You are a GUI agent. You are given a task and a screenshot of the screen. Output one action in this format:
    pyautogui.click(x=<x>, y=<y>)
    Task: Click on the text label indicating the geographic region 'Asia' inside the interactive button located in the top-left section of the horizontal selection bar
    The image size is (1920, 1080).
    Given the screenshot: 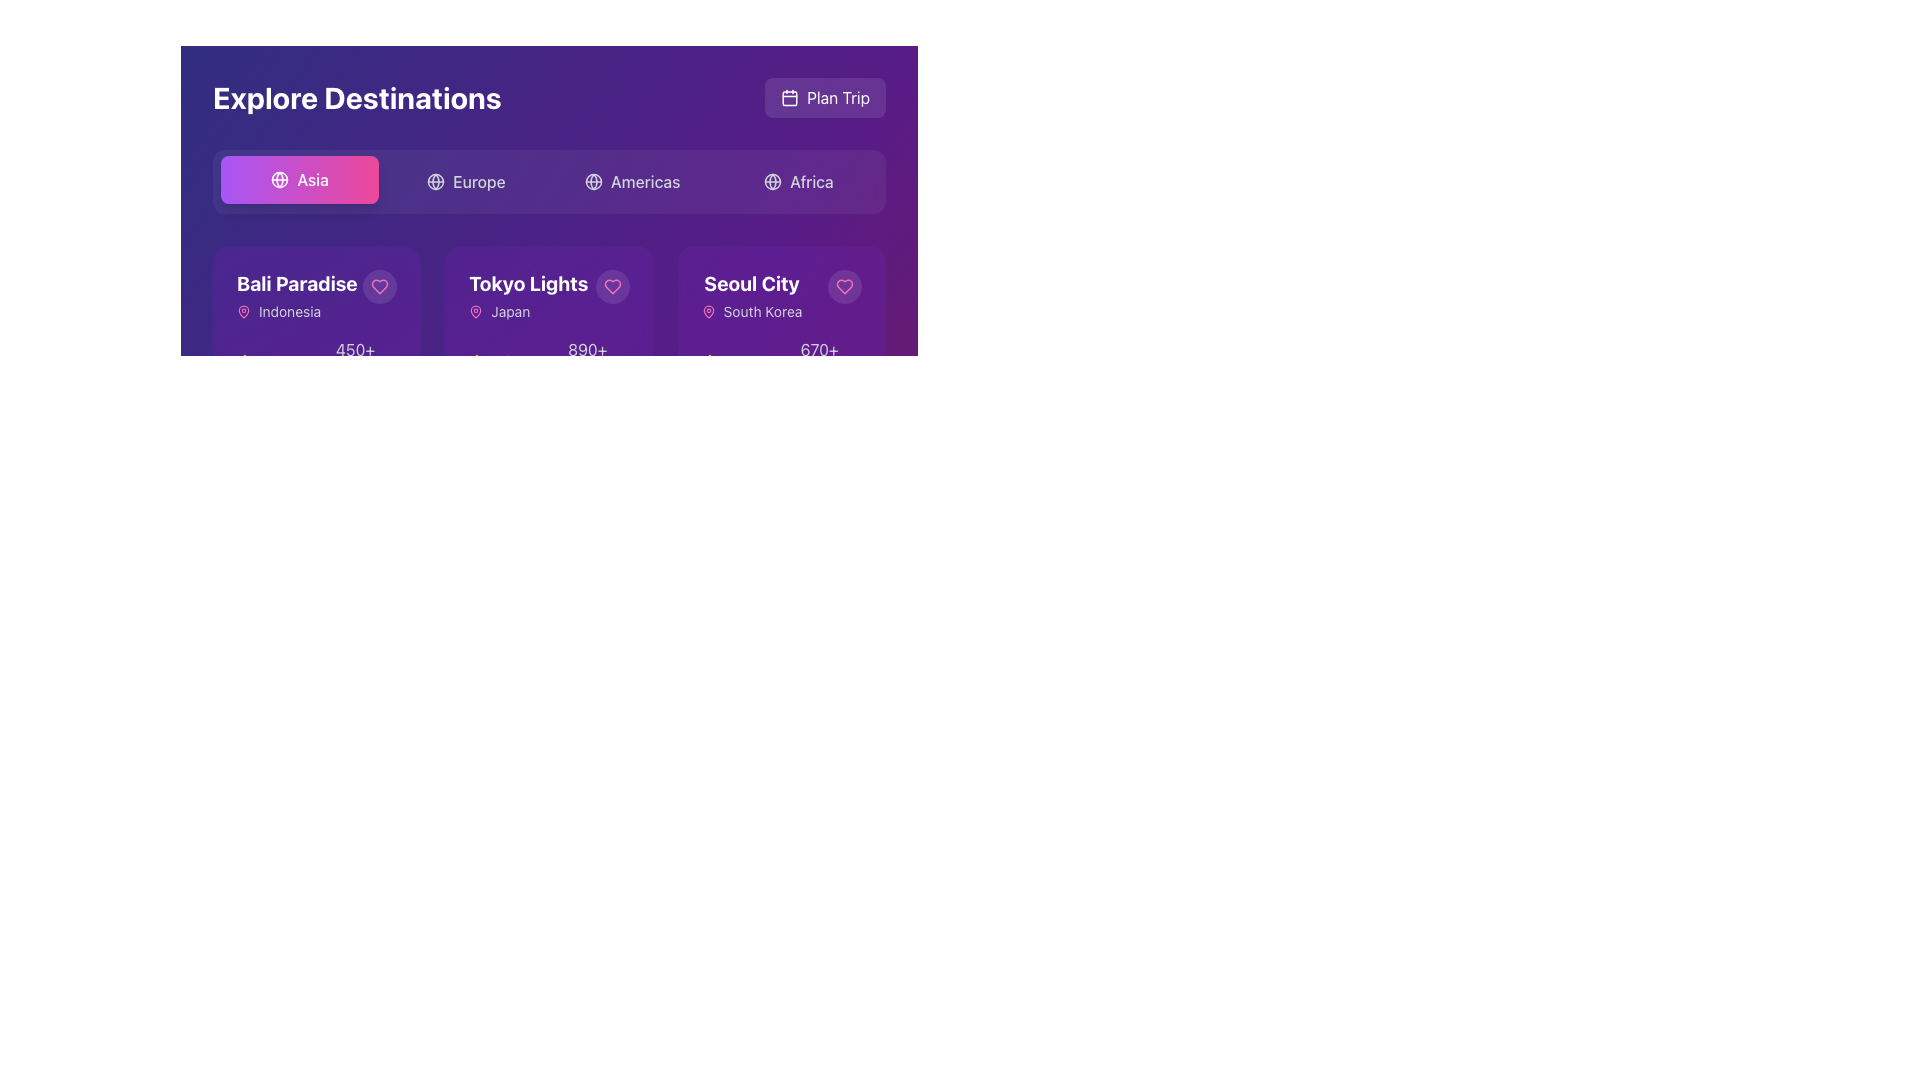 What is the action you would take?
    pyautogui.click(x=312, y=180)
    